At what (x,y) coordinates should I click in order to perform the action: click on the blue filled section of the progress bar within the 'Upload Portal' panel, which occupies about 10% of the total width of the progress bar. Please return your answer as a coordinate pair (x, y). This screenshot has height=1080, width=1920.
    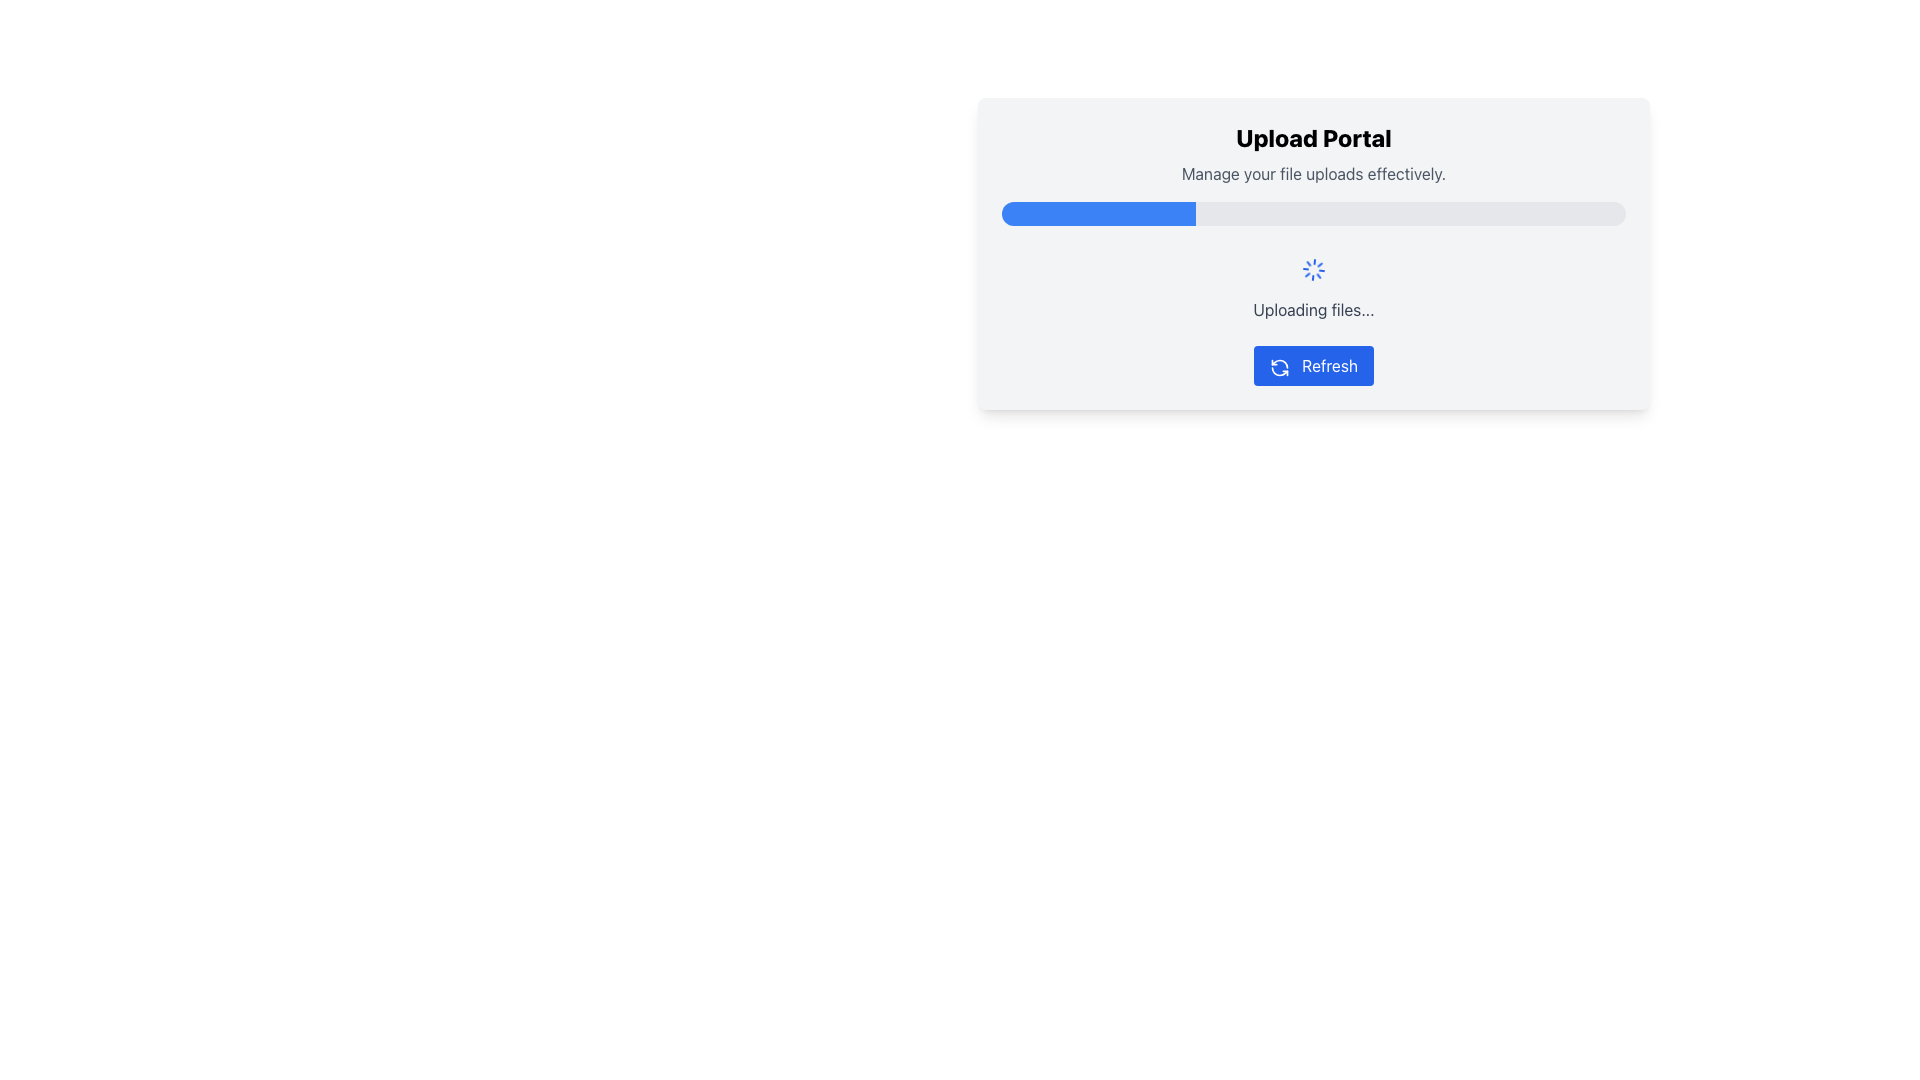
    Looking at the image, I should click on (1027, 213).